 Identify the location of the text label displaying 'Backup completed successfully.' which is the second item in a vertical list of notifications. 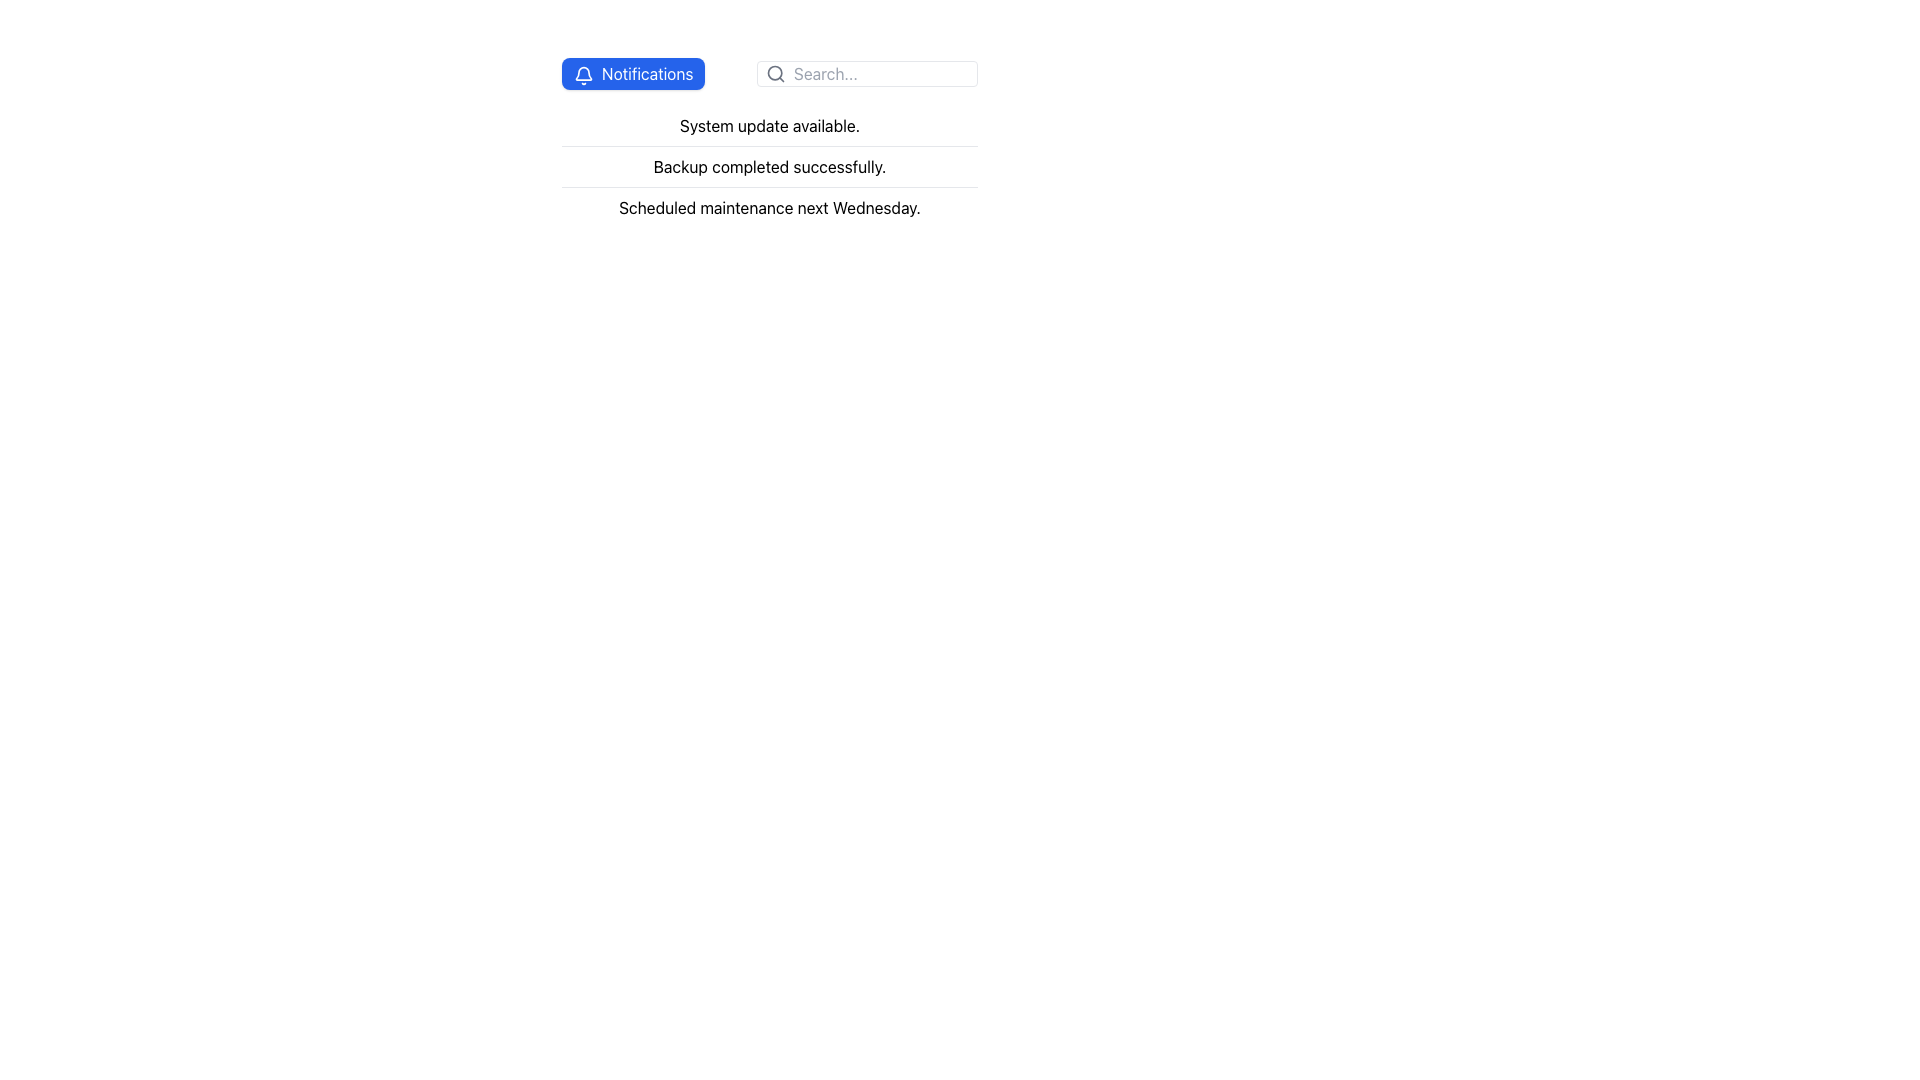
(768, 165).